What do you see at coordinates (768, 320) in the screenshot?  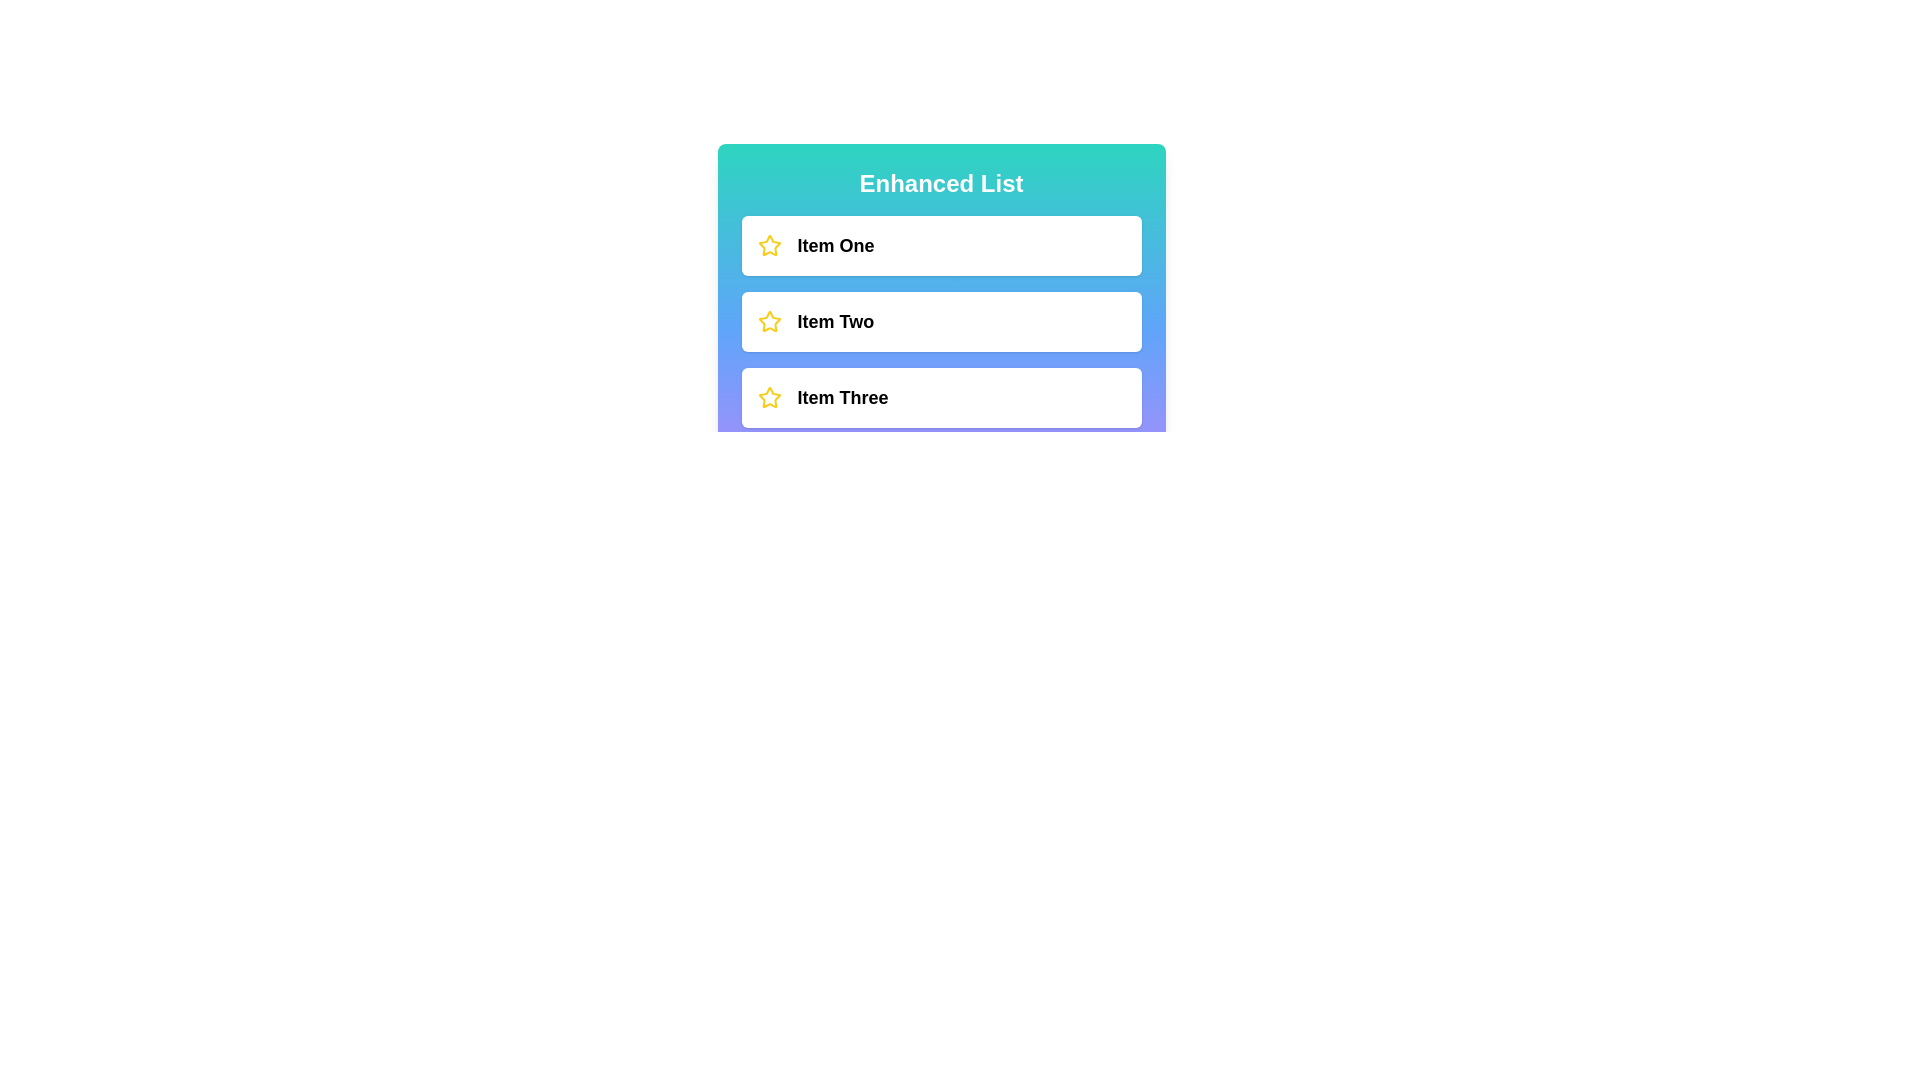 I see `the star icon next to Item Two to select it` at bounding box center [768, 320].